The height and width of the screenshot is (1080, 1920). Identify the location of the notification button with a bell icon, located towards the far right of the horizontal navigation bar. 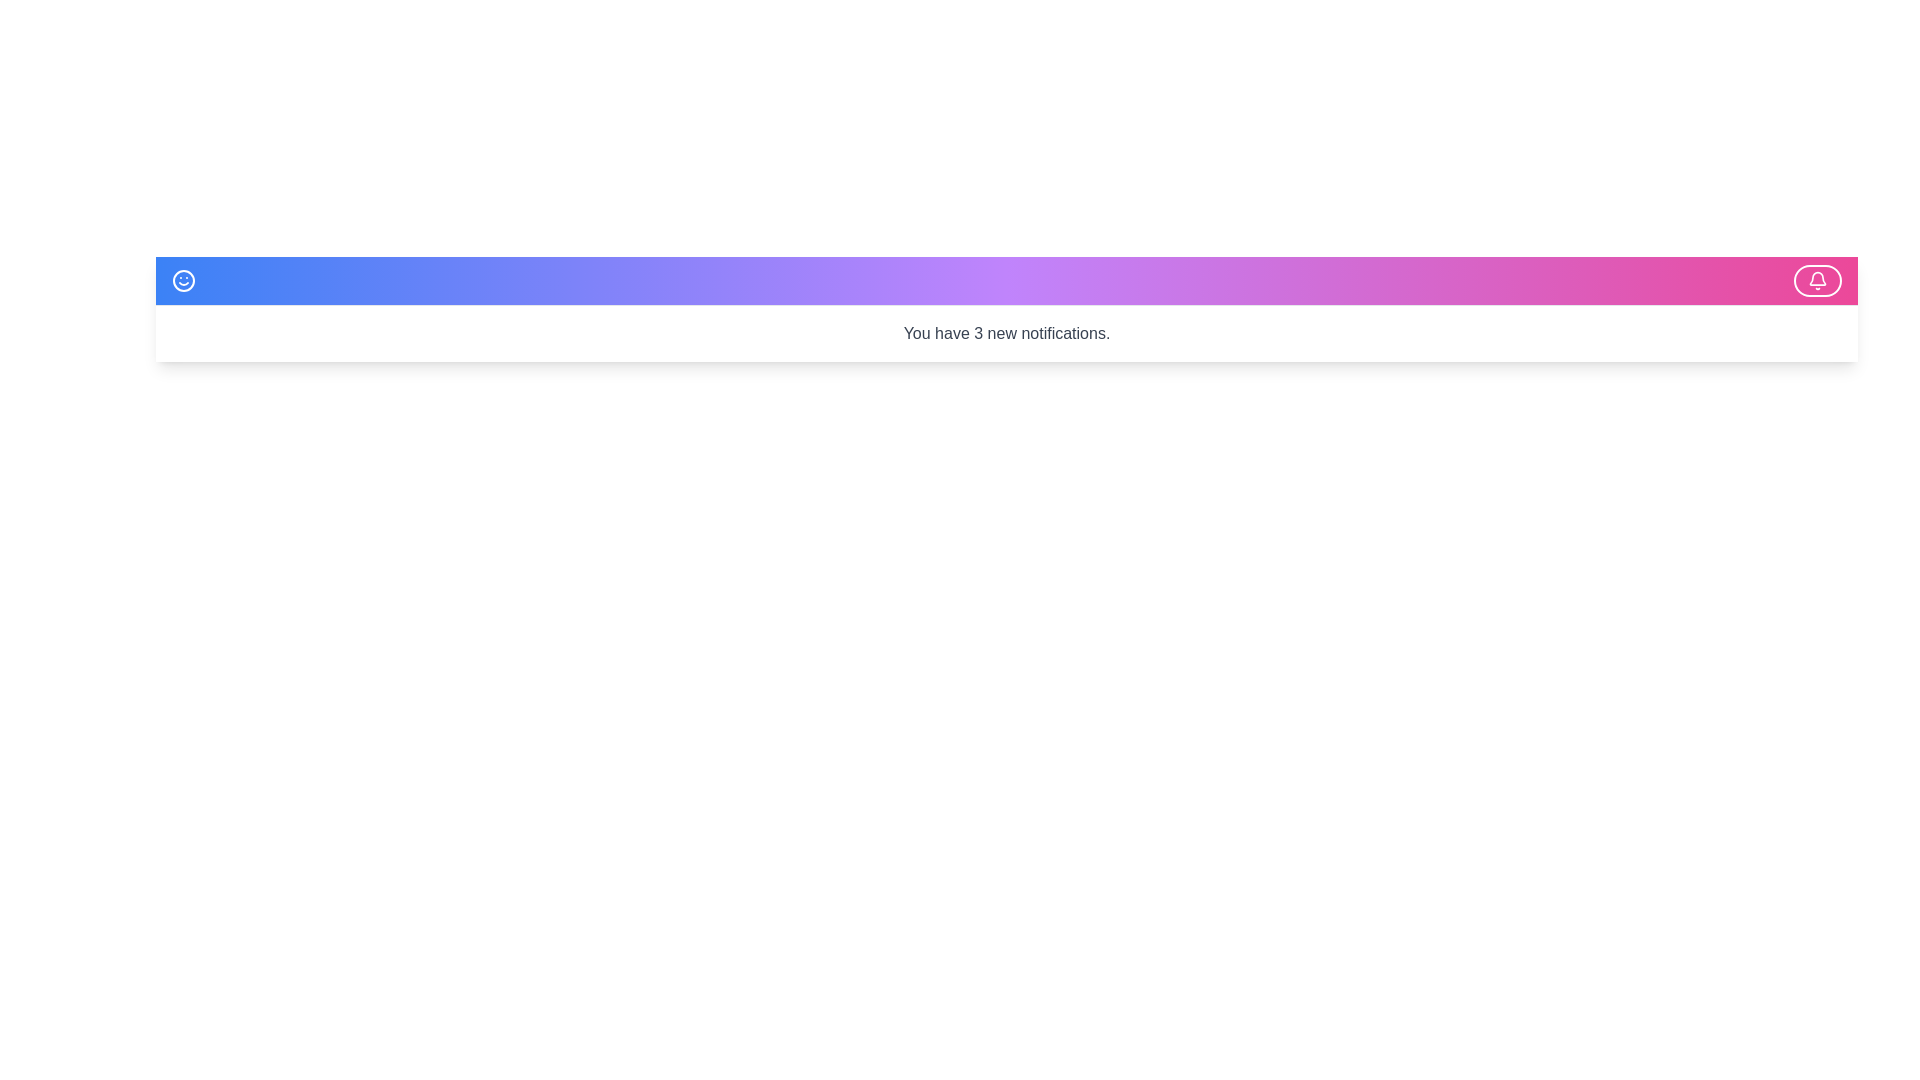
(1818, 281).